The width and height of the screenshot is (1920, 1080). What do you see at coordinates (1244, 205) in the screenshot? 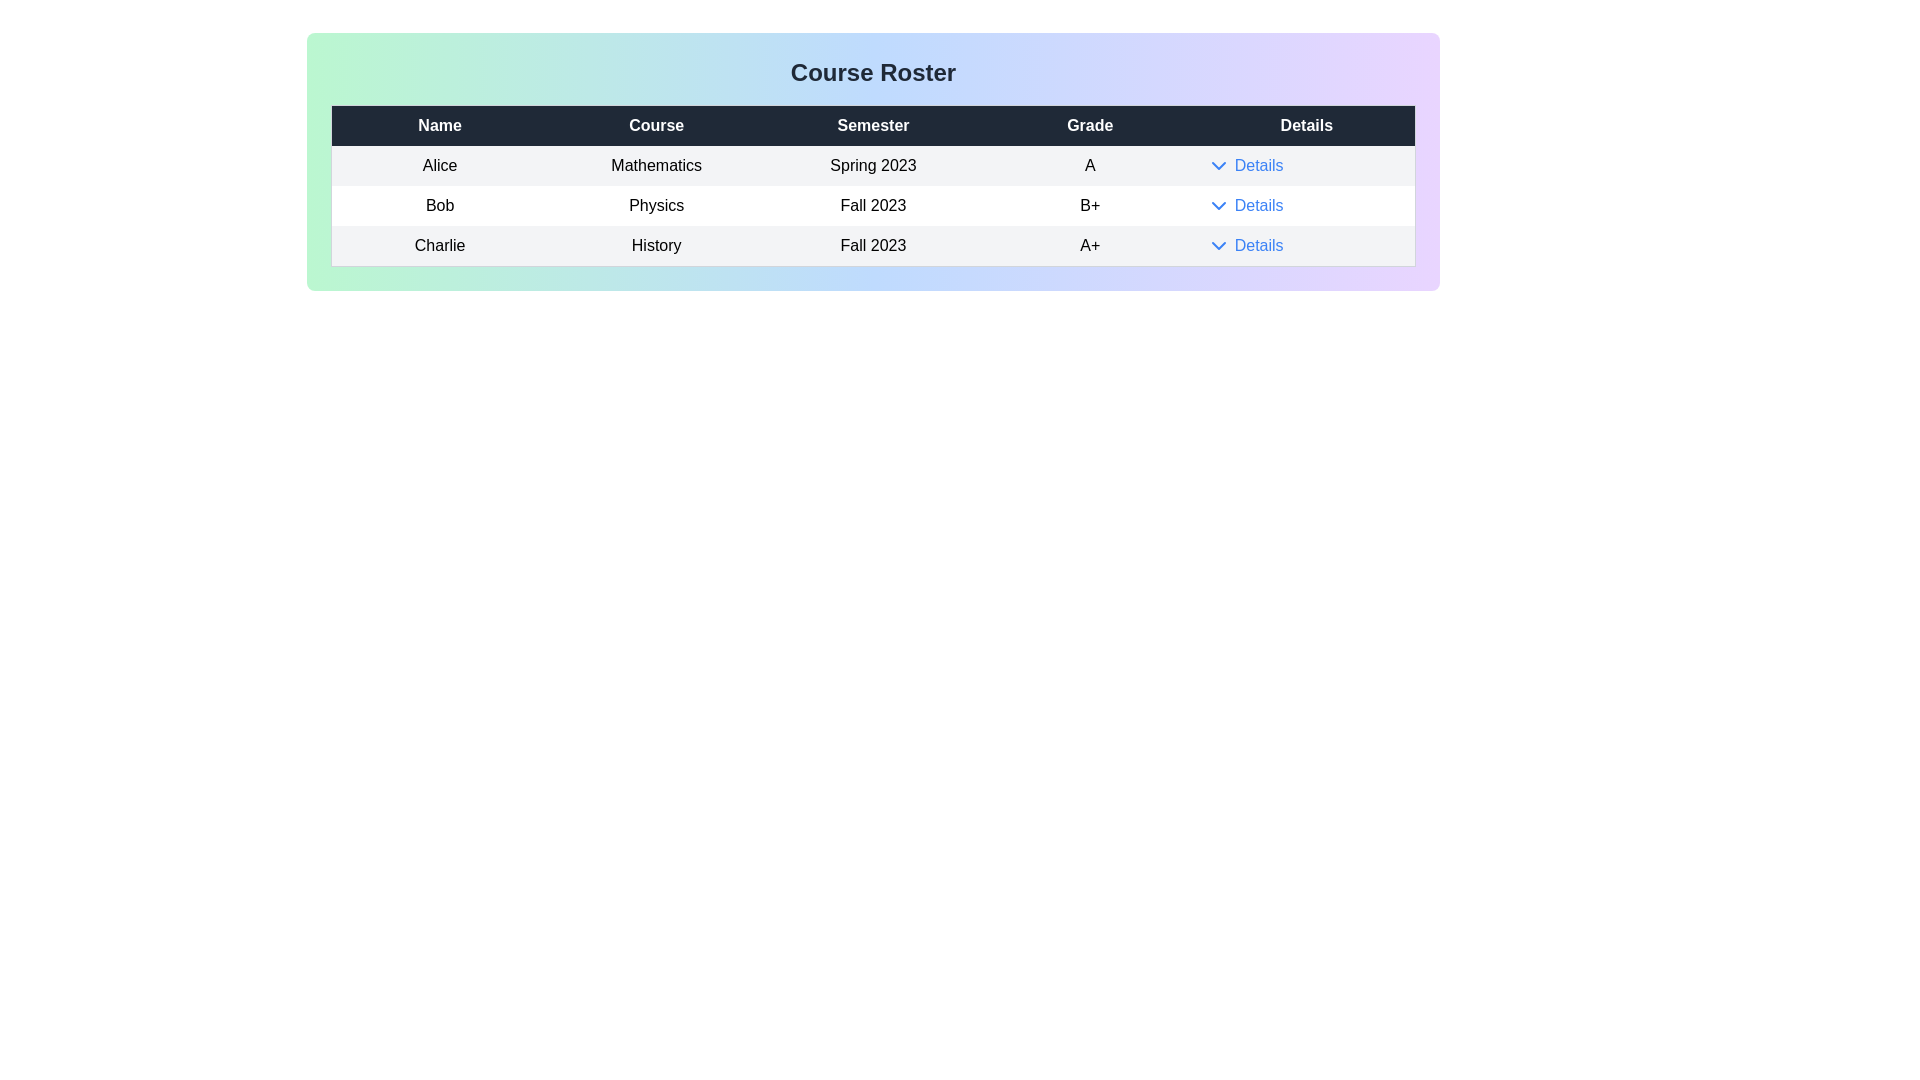
I see `the interactive button-like component in the fourth column of the second row, which corresponds to 'Bob' - 'Physics'` at bounding box center [1244, 205].